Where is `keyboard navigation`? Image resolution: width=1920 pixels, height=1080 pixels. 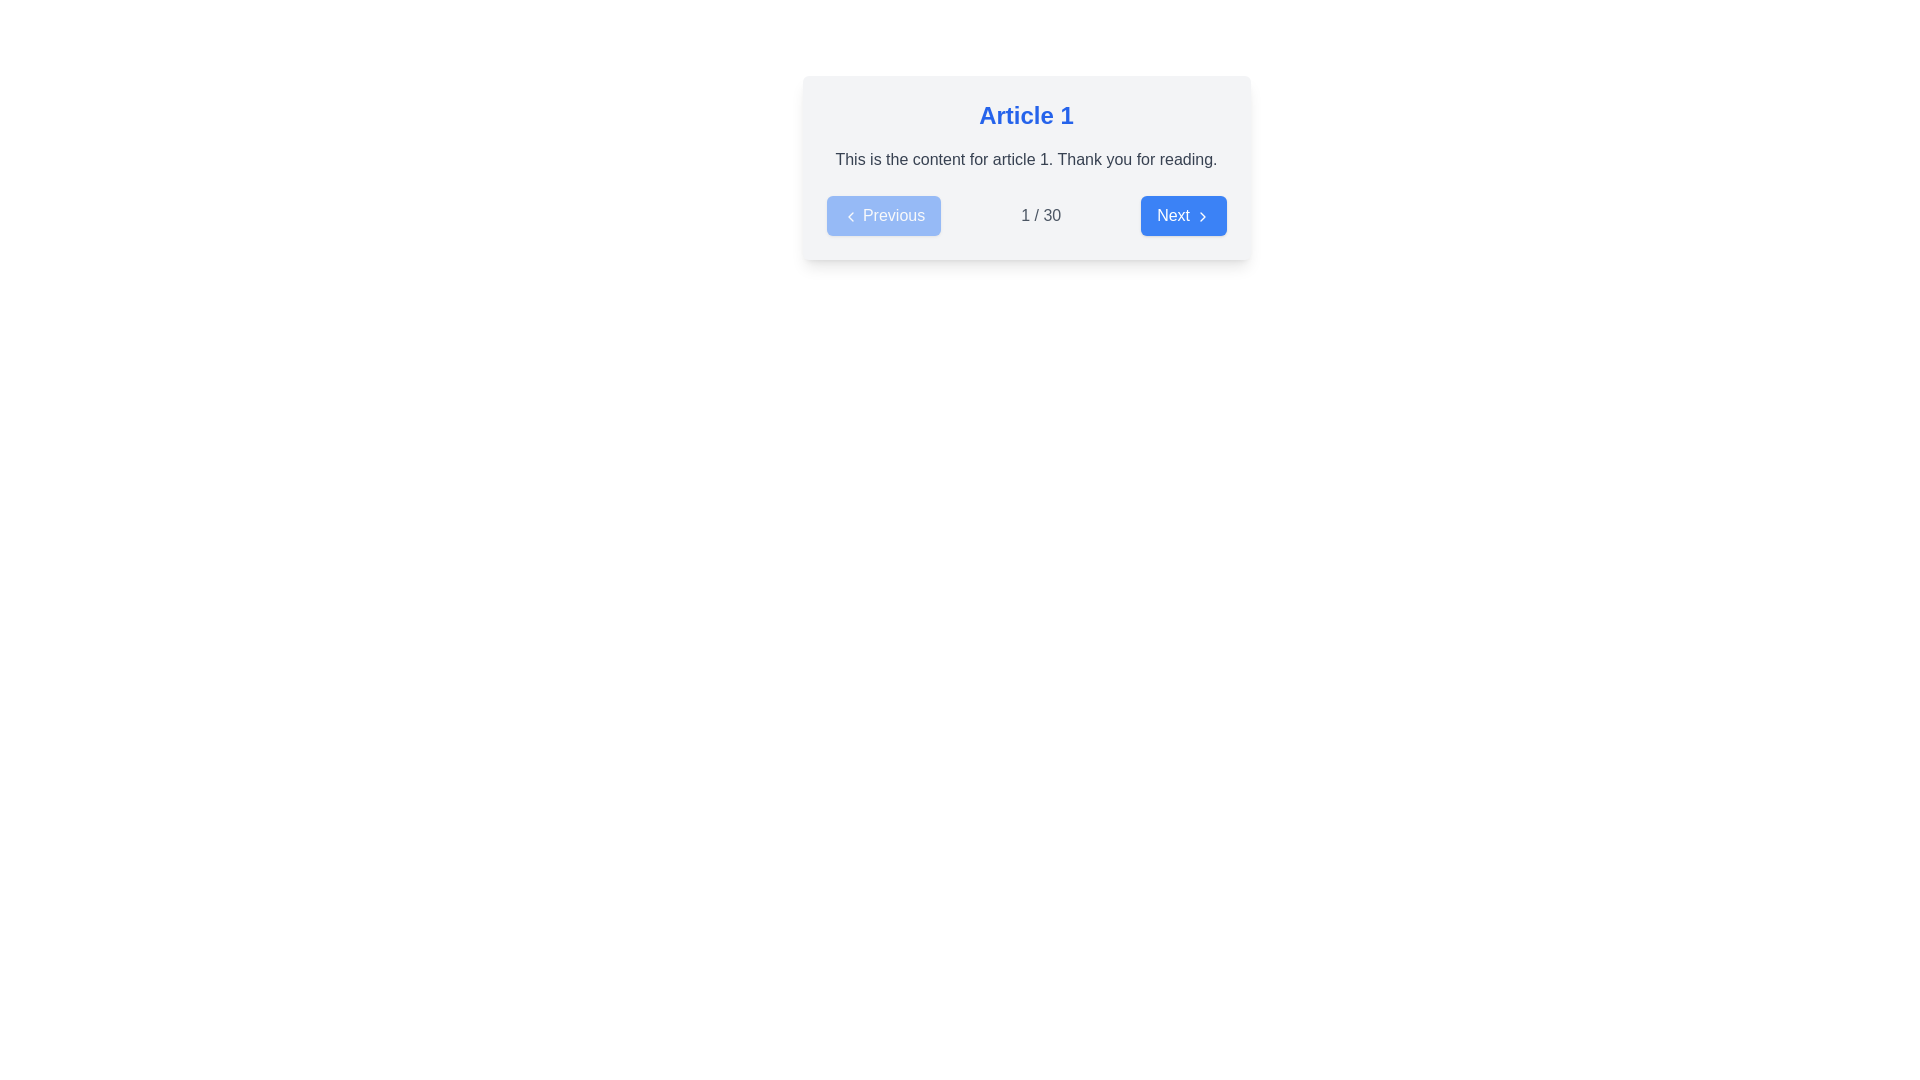
keyboard navigation is located at coordinates (882, 216).